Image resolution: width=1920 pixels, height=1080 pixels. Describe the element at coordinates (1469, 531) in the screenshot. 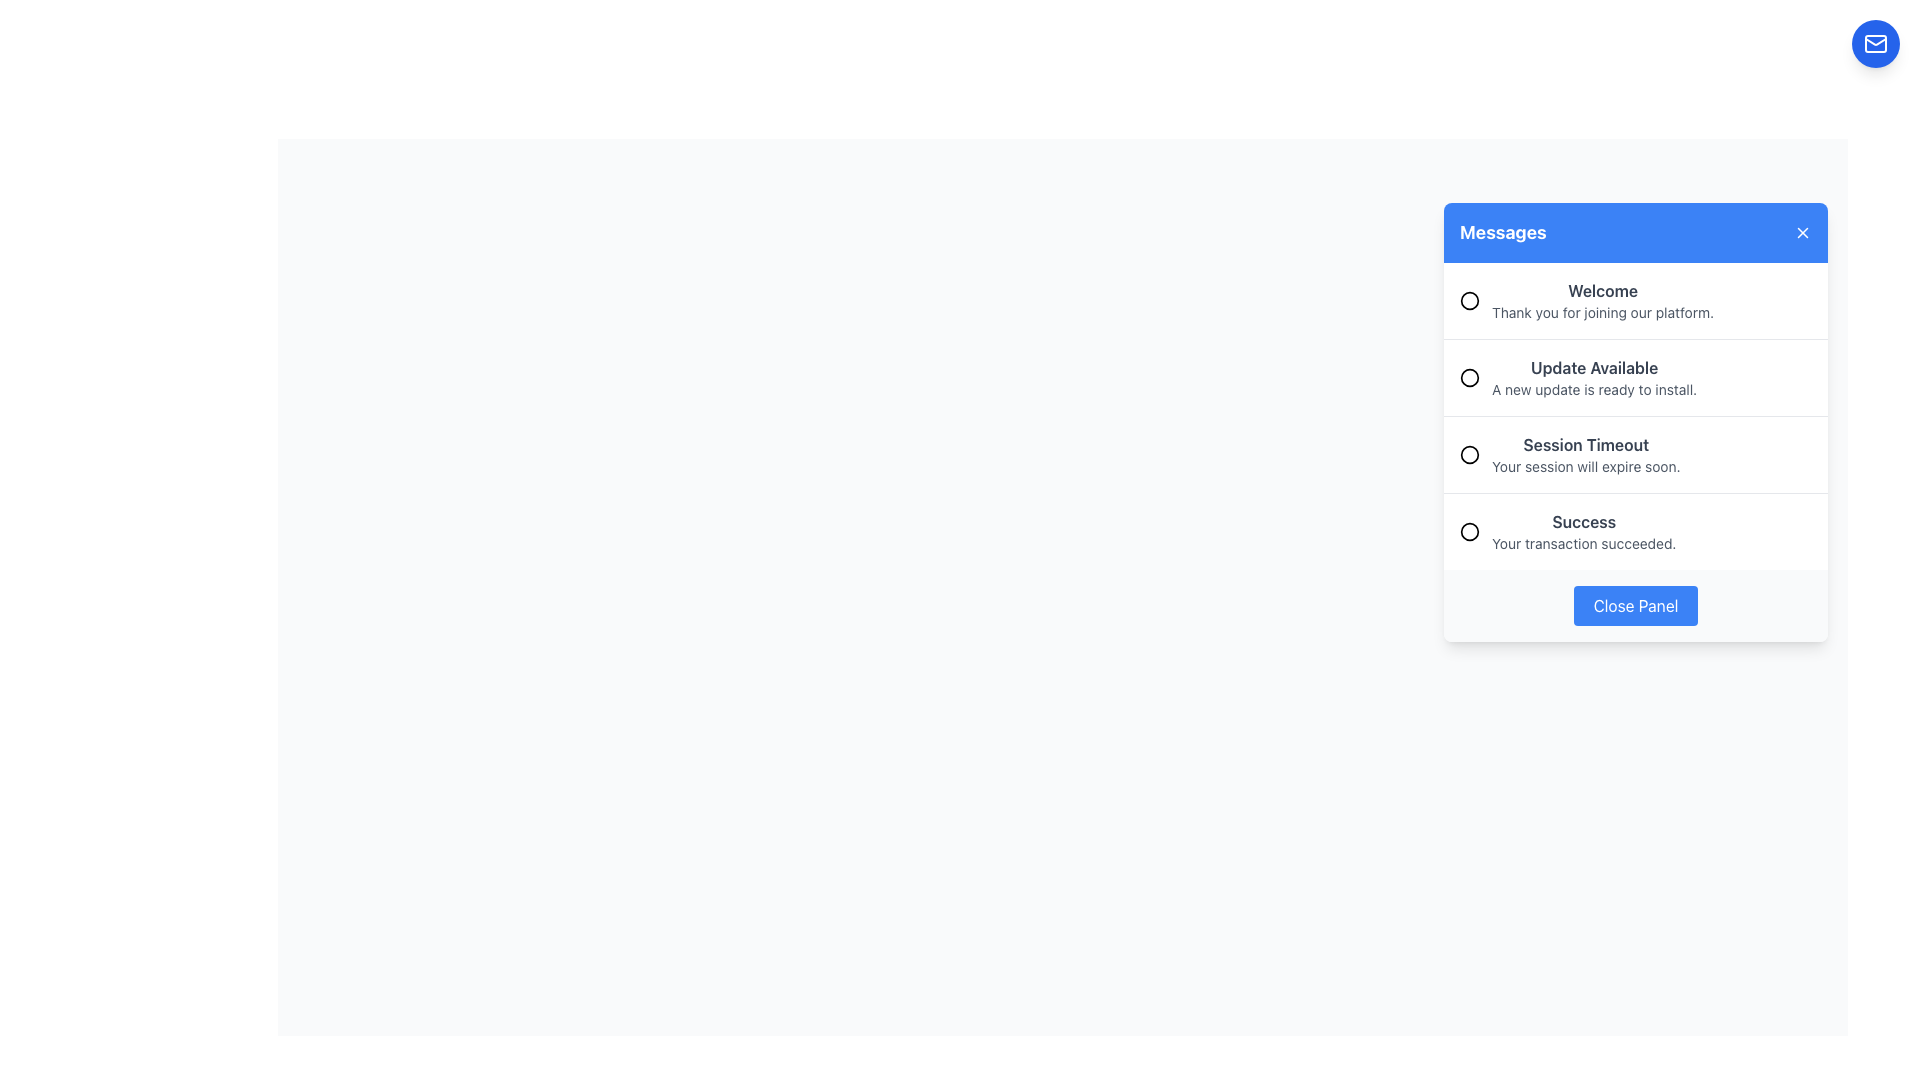

I see `the circular green icon located to the left of the 'Success' message text in the Messages panel` at that location.